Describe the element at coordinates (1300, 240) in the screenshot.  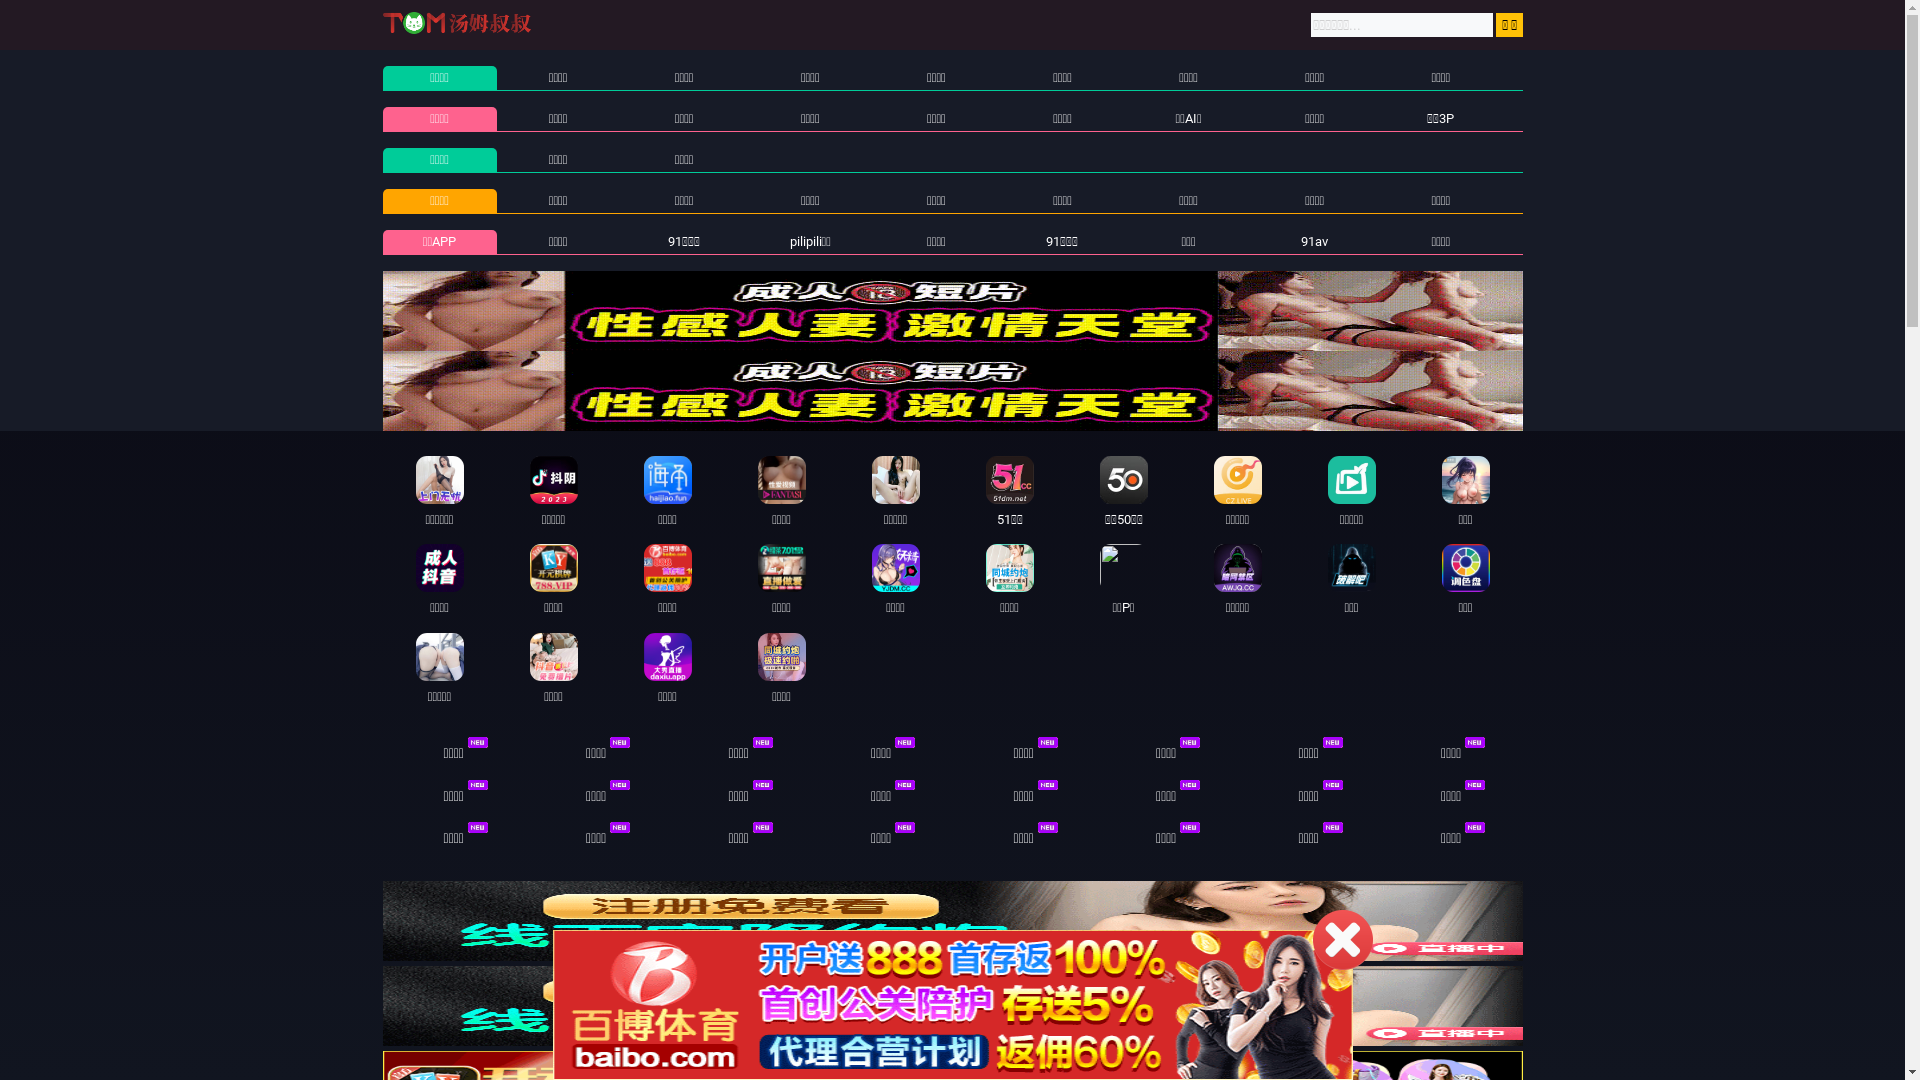
I see `'91av'` at that location.